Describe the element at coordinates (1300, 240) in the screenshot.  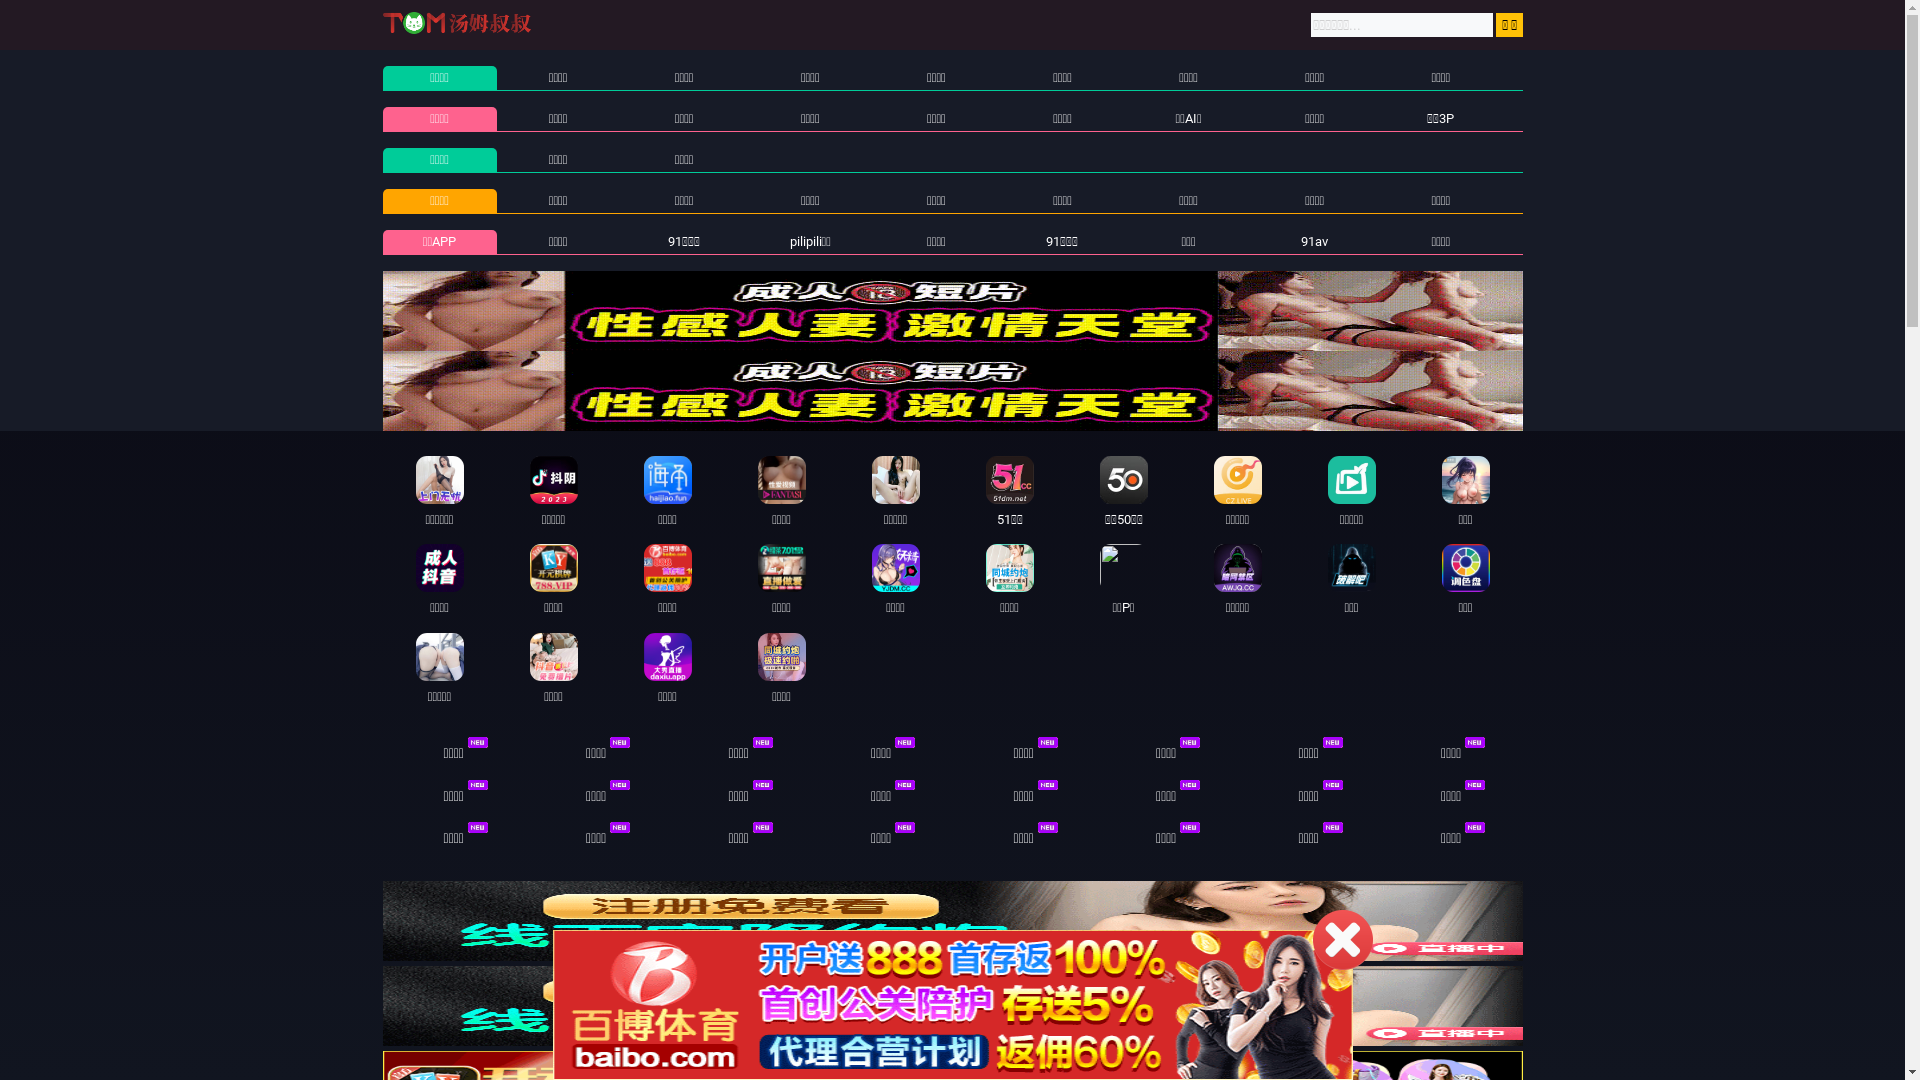
I see `'91av'` at that location.